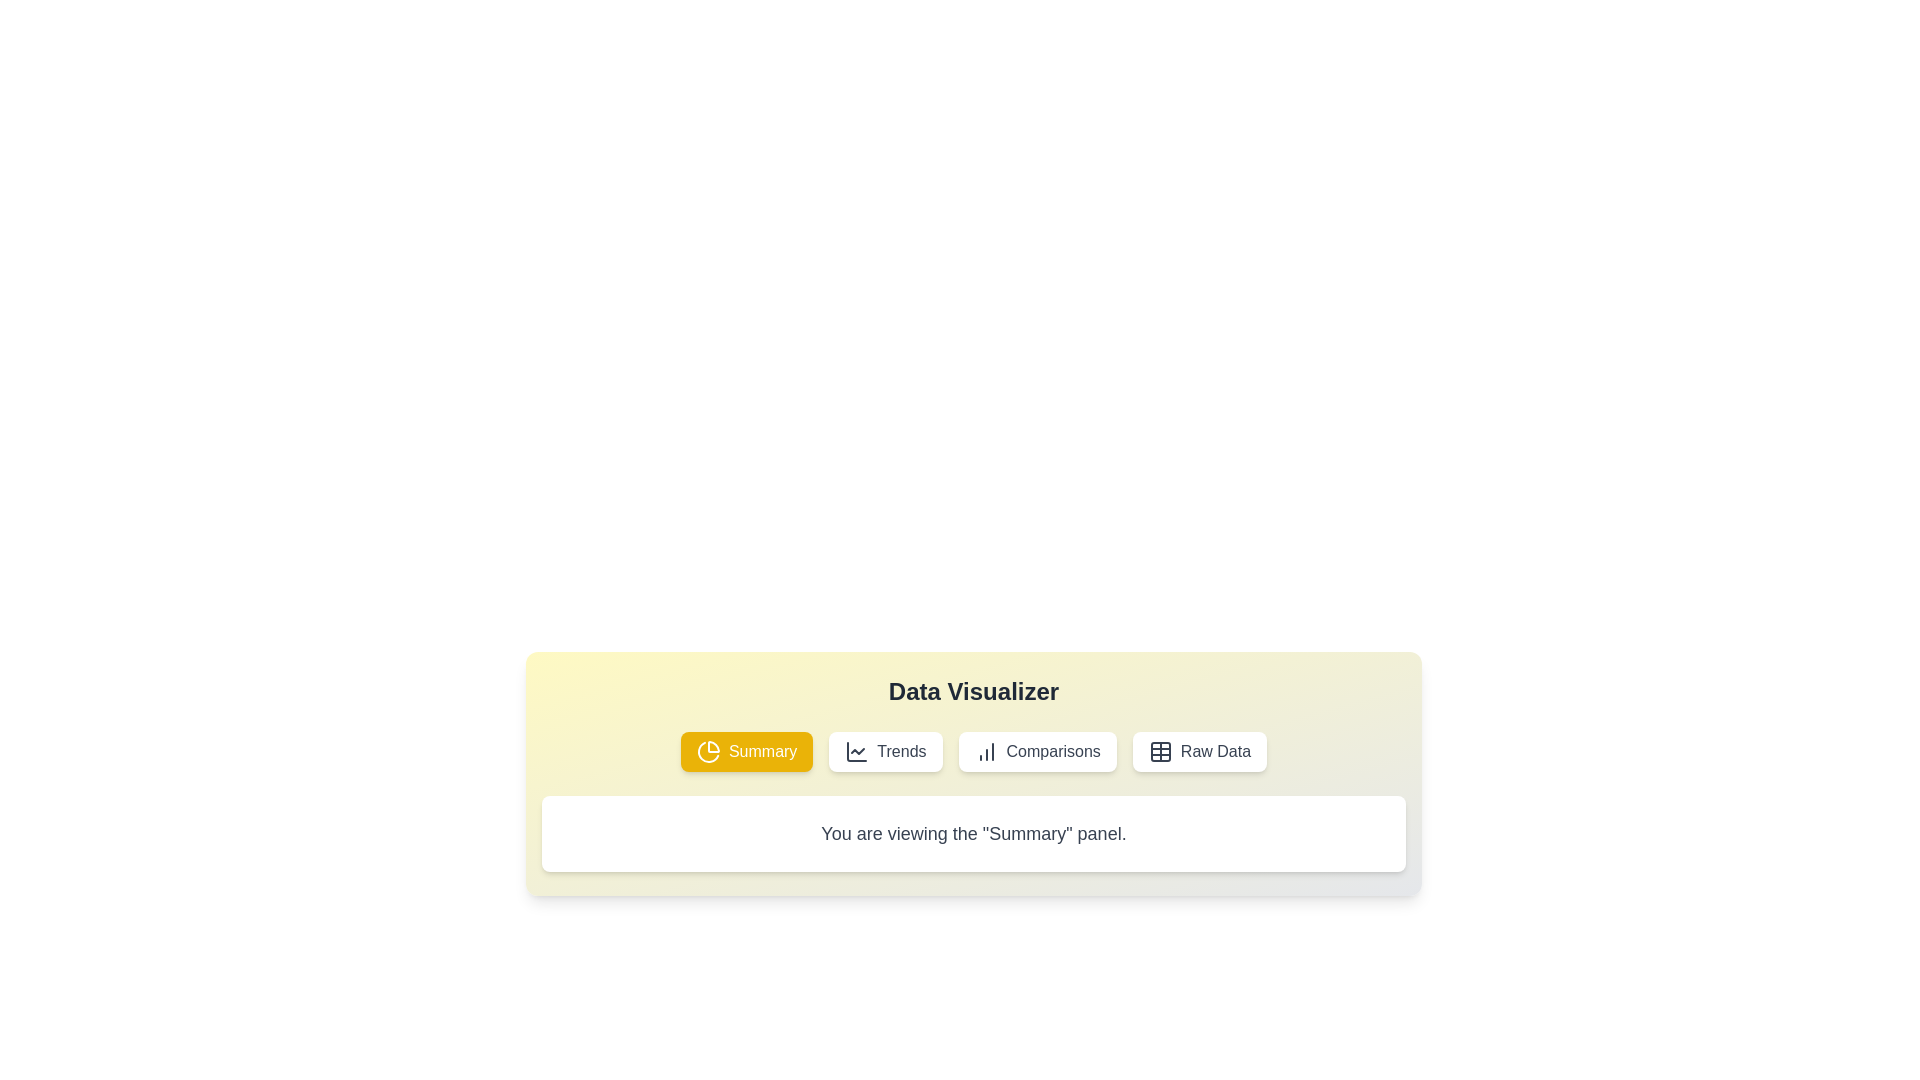  I want to click on the 'Comparisons' button icon located on the right side of the horizontal navigation area, so click(986, 752).